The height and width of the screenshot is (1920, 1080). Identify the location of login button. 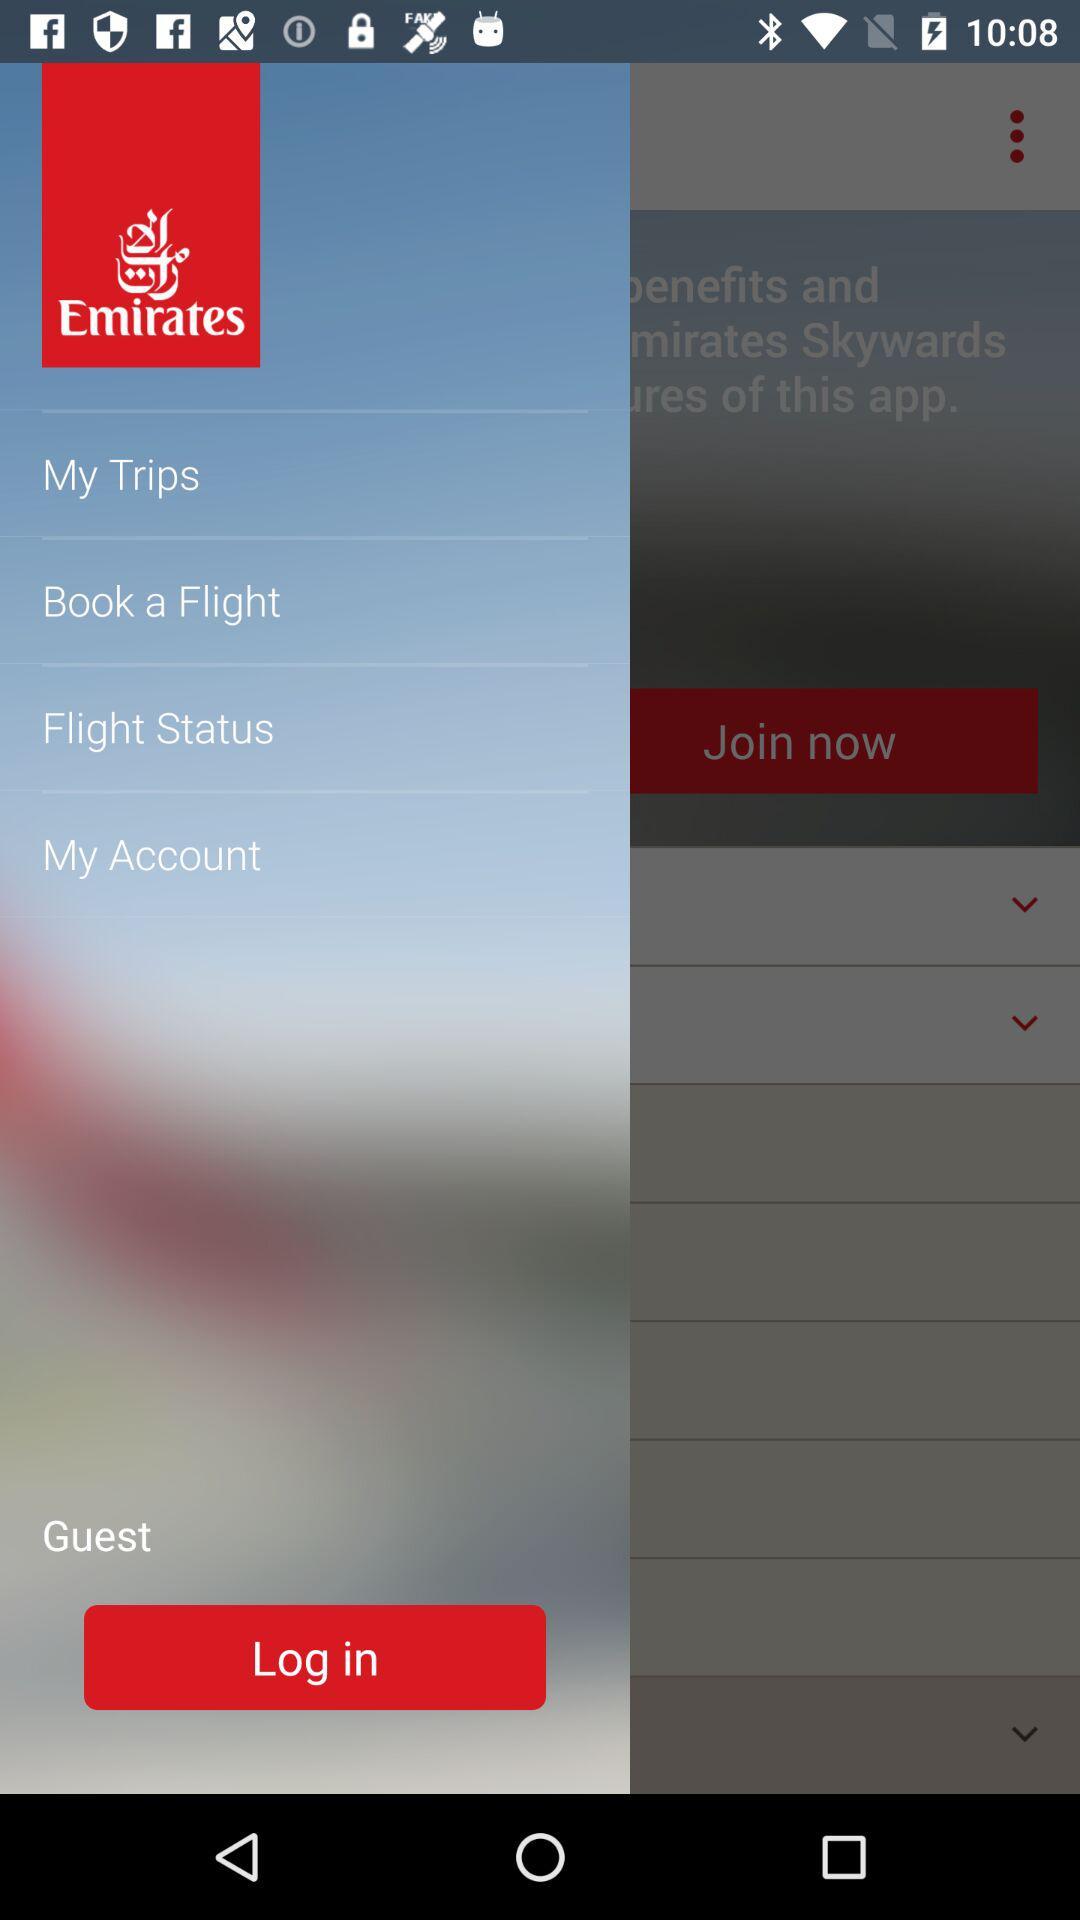
(315, 1657).